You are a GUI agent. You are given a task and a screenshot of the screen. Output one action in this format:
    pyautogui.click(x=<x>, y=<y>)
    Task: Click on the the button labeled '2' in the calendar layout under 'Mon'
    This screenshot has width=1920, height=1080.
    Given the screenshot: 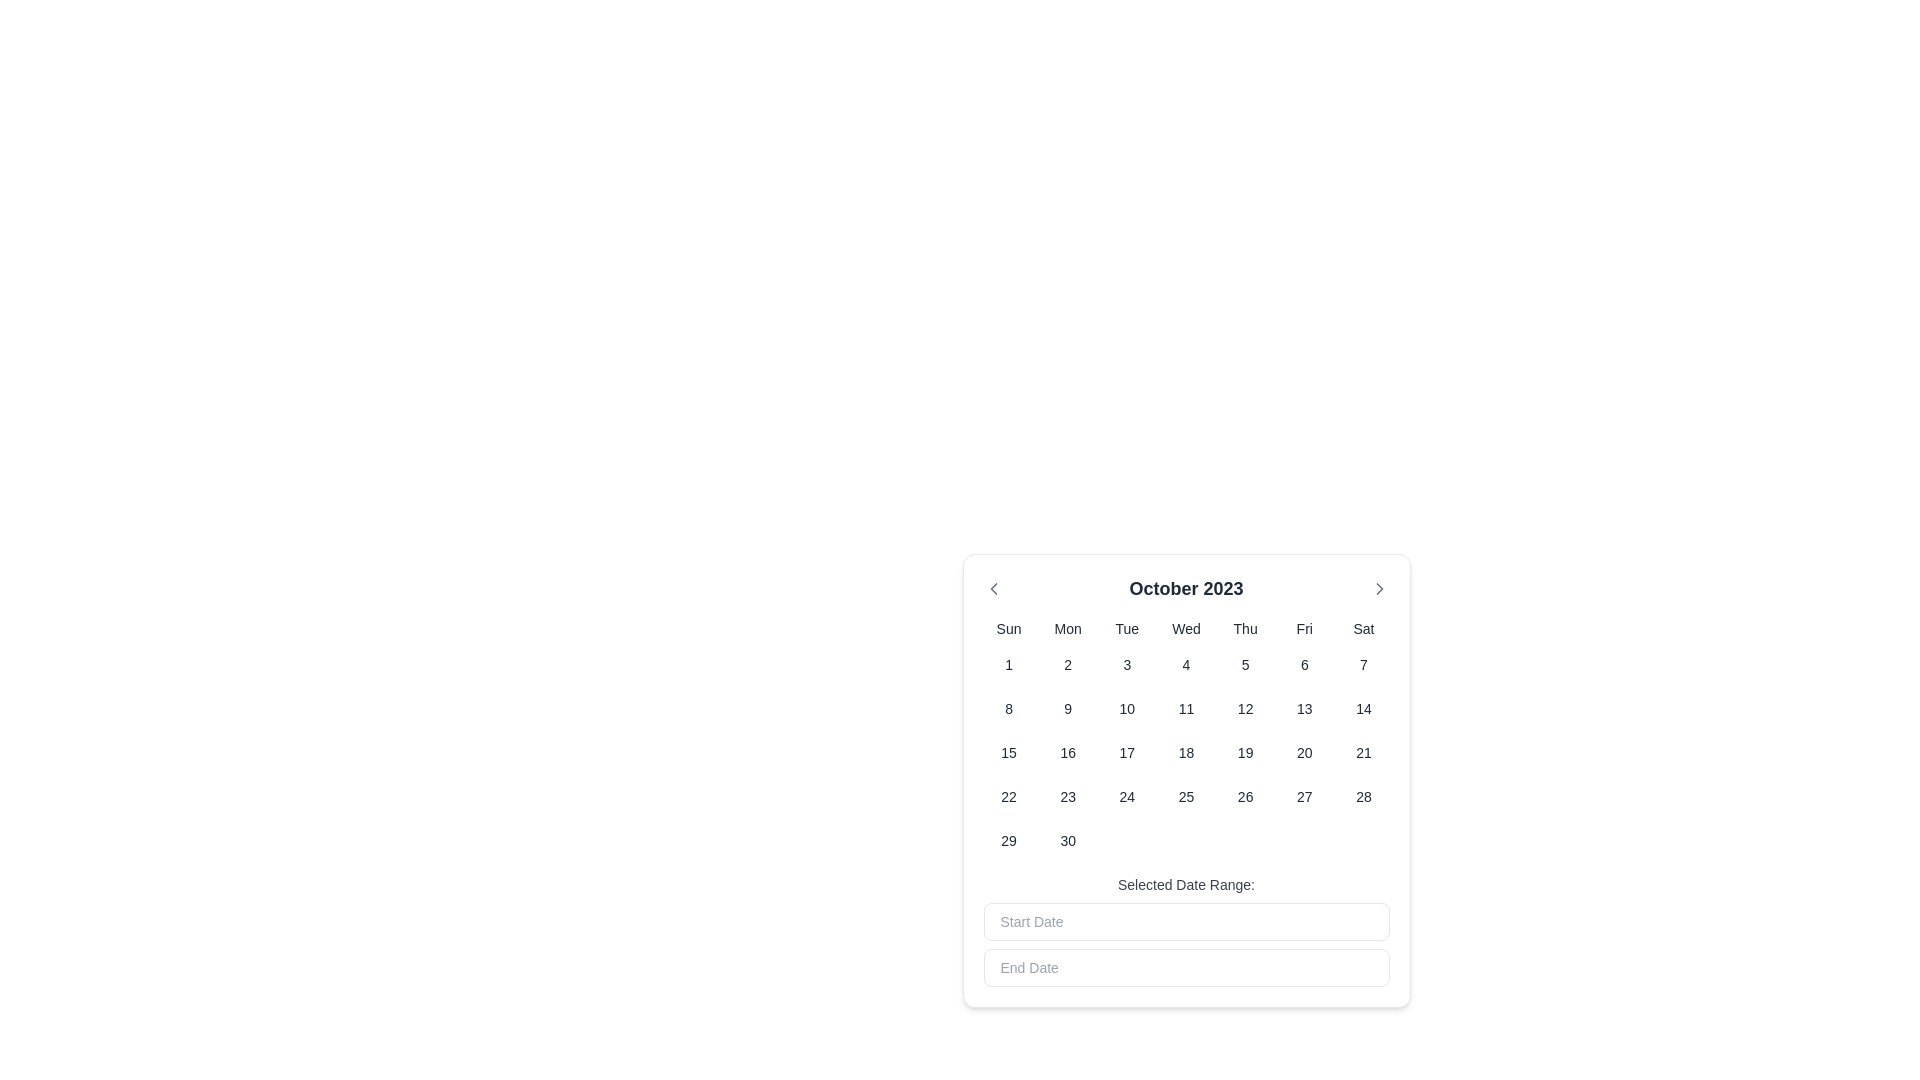 What is the action you would take?
    pyautogui.click(x=1067, y=664)
    